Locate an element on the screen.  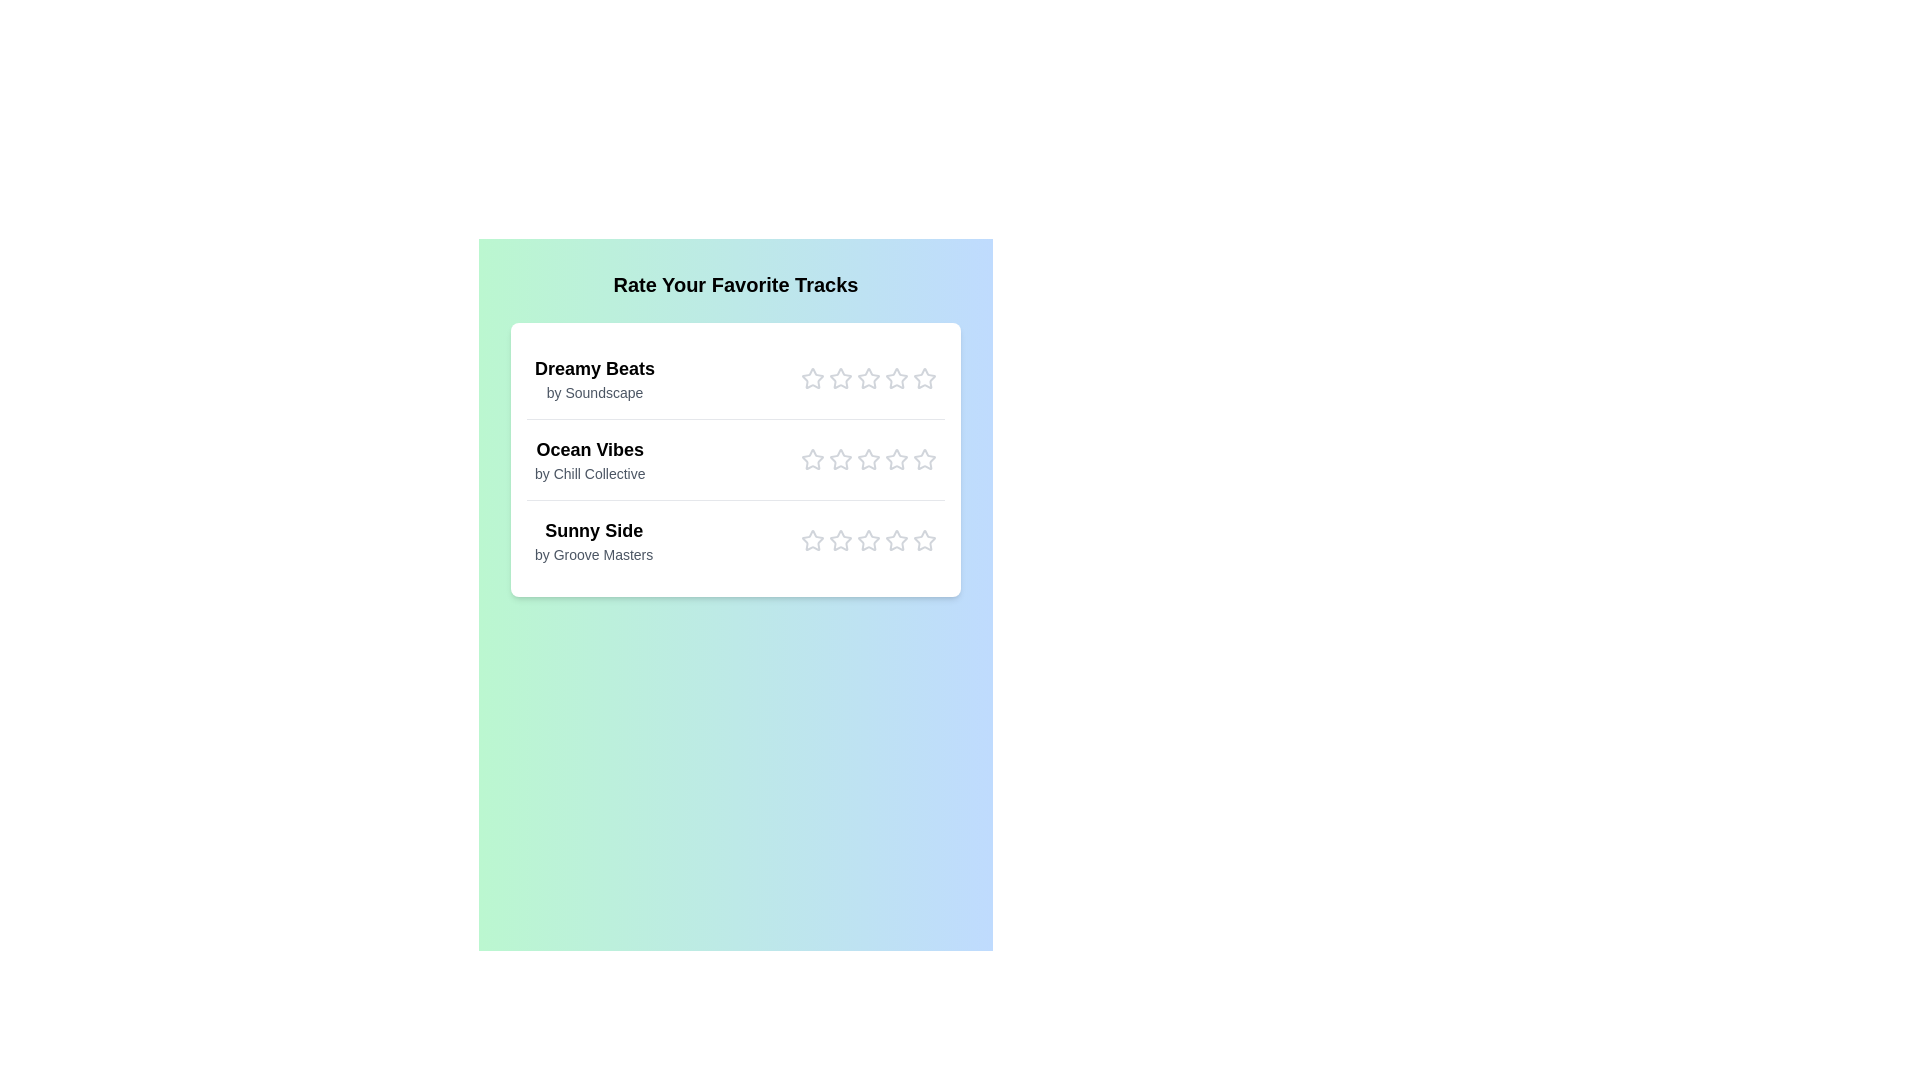
the track title Ocean Vibes to select its text is located at coordinates (589, 450).